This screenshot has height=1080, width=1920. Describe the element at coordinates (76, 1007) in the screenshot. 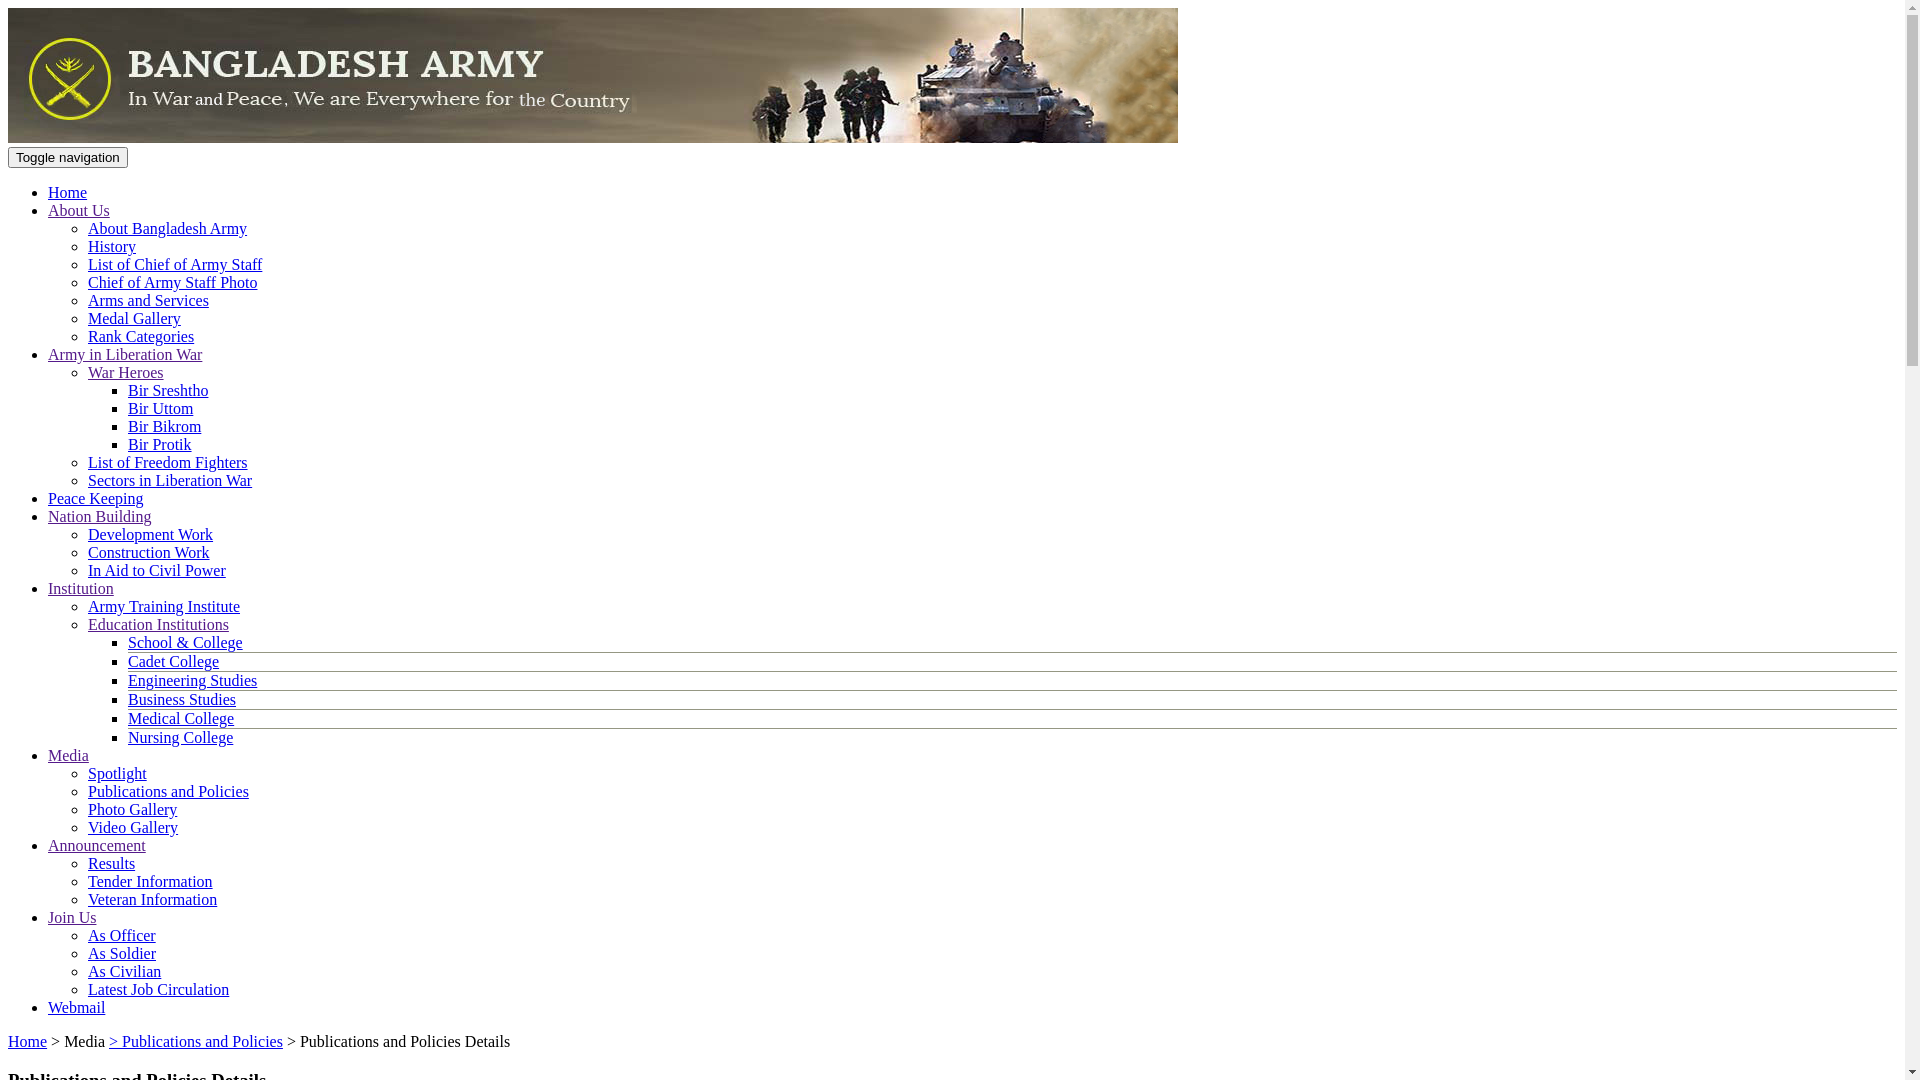

I see `'Webmail'` at that location.